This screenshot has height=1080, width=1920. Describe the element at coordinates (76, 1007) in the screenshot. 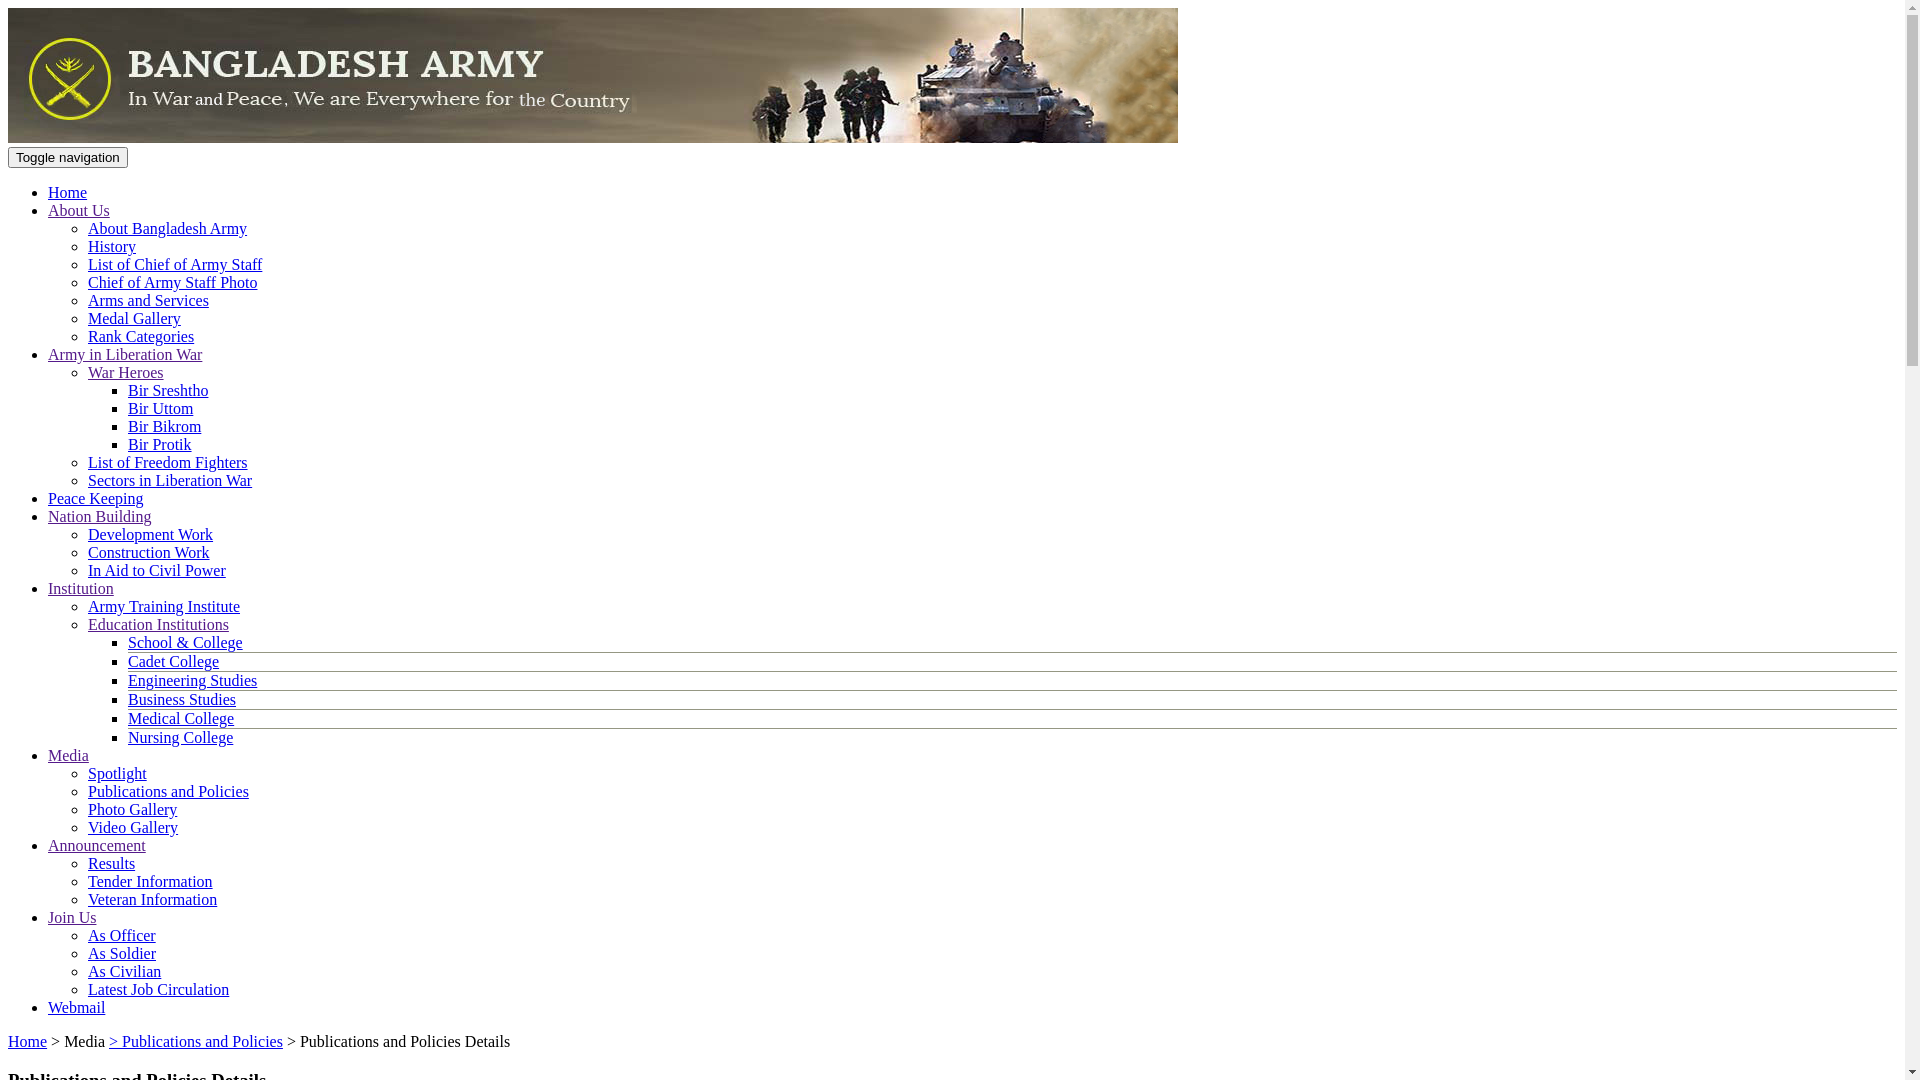

I see `'Webmail'` at that location.